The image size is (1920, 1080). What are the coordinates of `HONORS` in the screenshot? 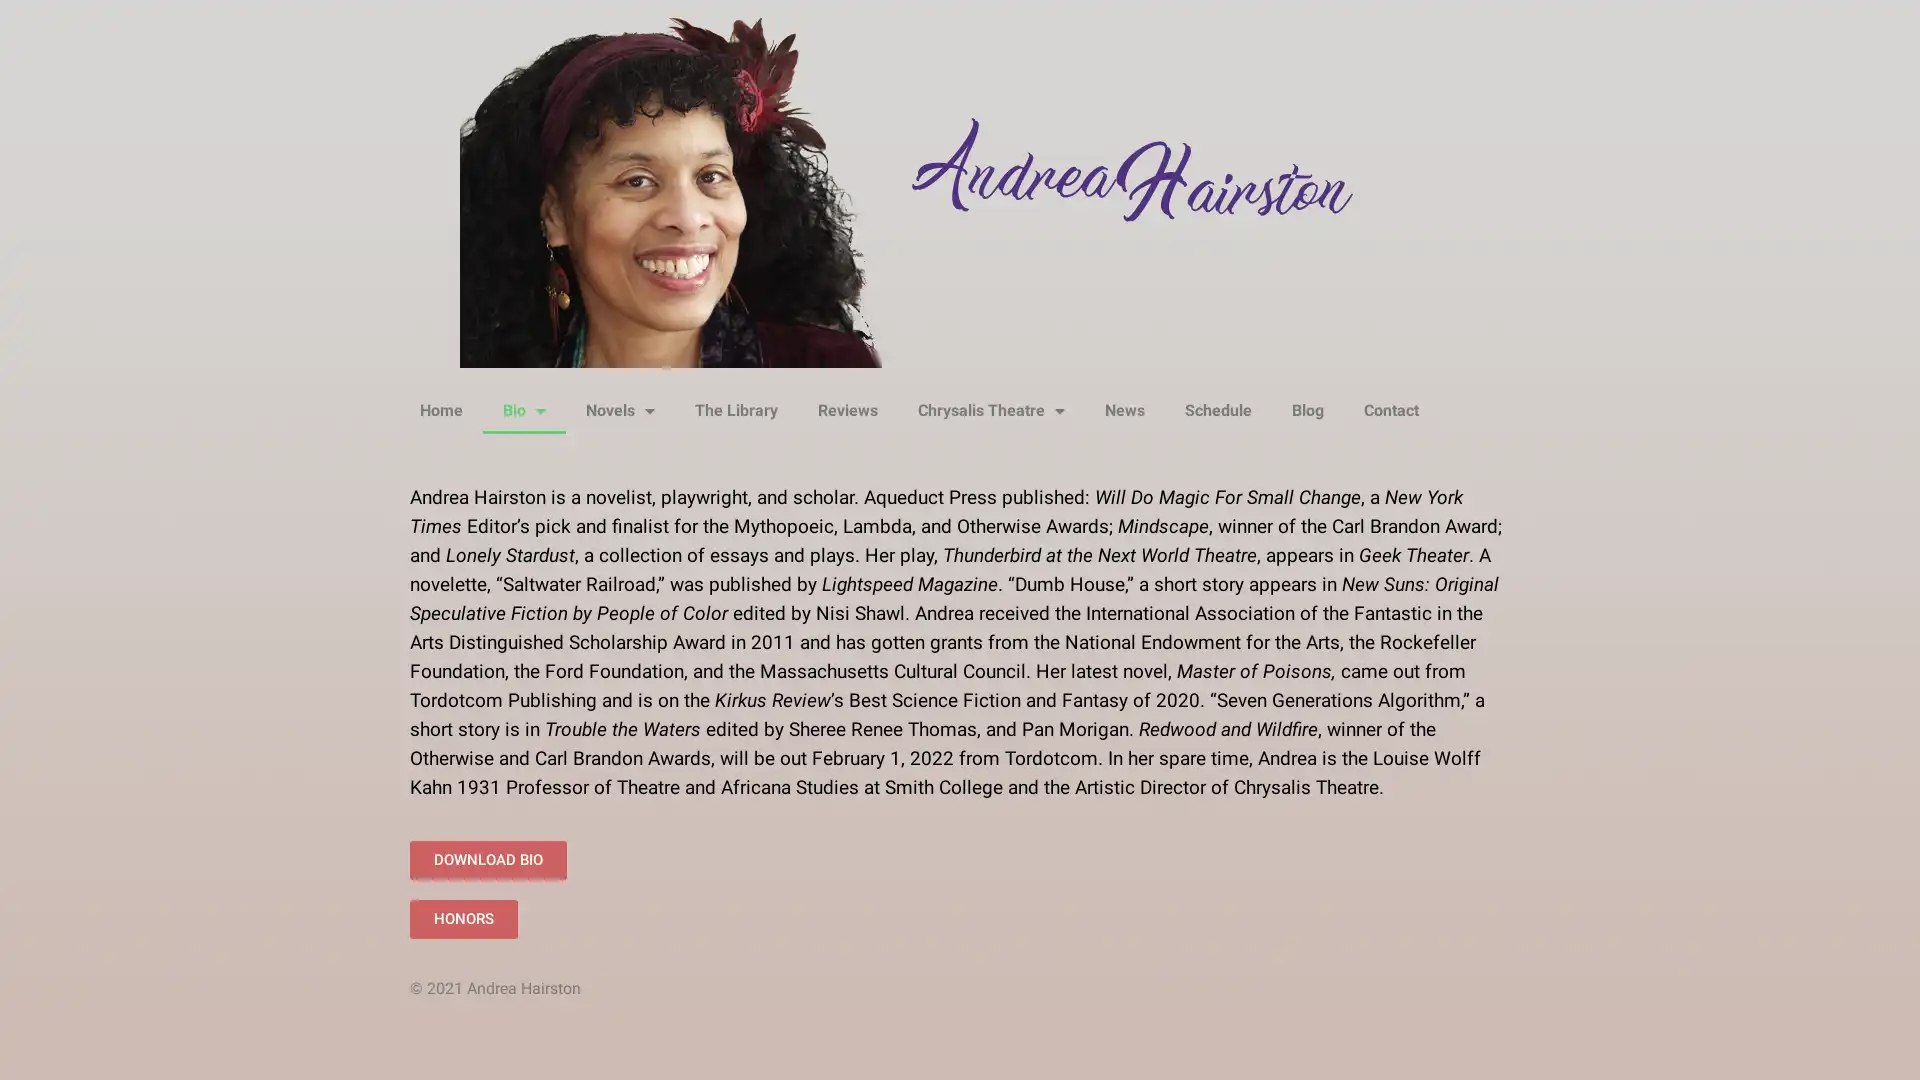 It's located at (463, 919).